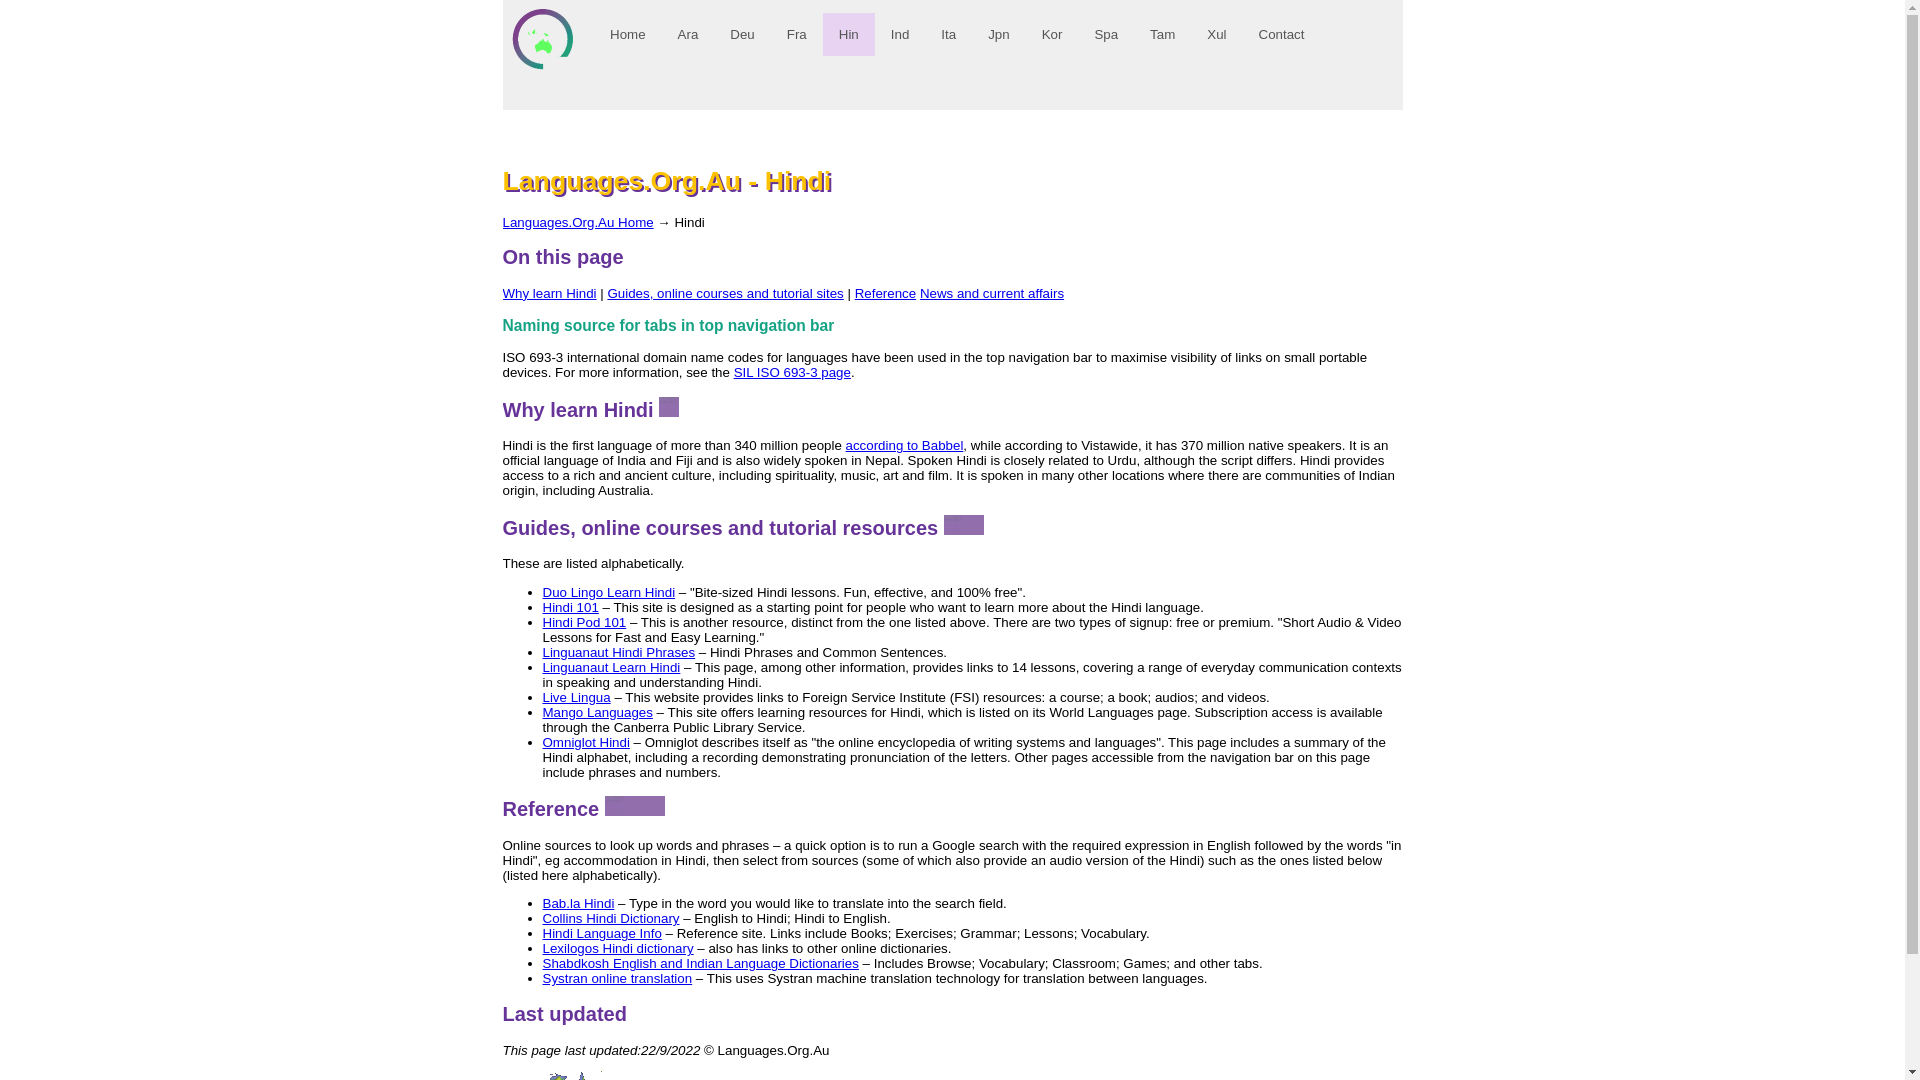 The height and width of the screenshot is (1080, 1920). Describe the element at coordinates (904, 444) in the screenshot. I see `'according to Babbel'` at that location.